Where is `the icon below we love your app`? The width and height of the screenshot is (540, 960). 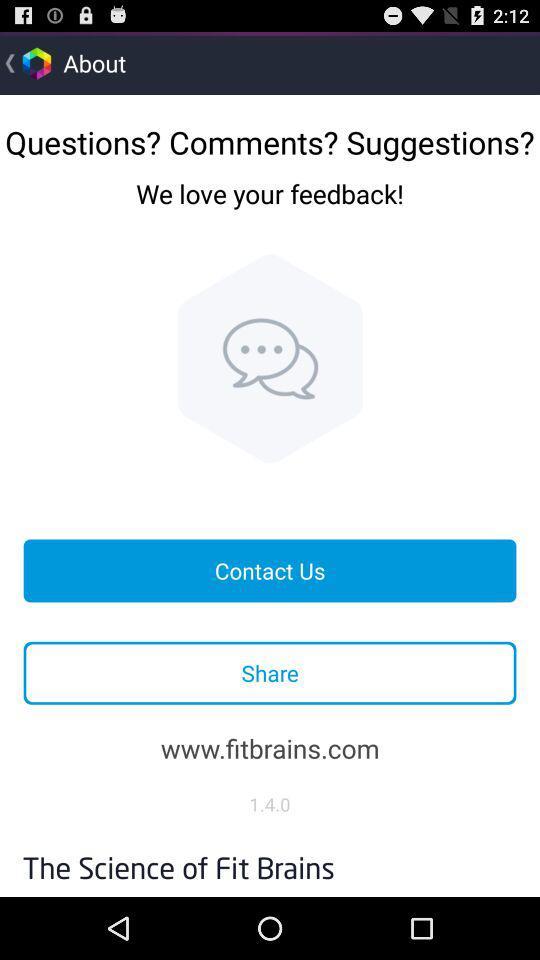
the icon below we love your app is located at coordinates (270, 358).